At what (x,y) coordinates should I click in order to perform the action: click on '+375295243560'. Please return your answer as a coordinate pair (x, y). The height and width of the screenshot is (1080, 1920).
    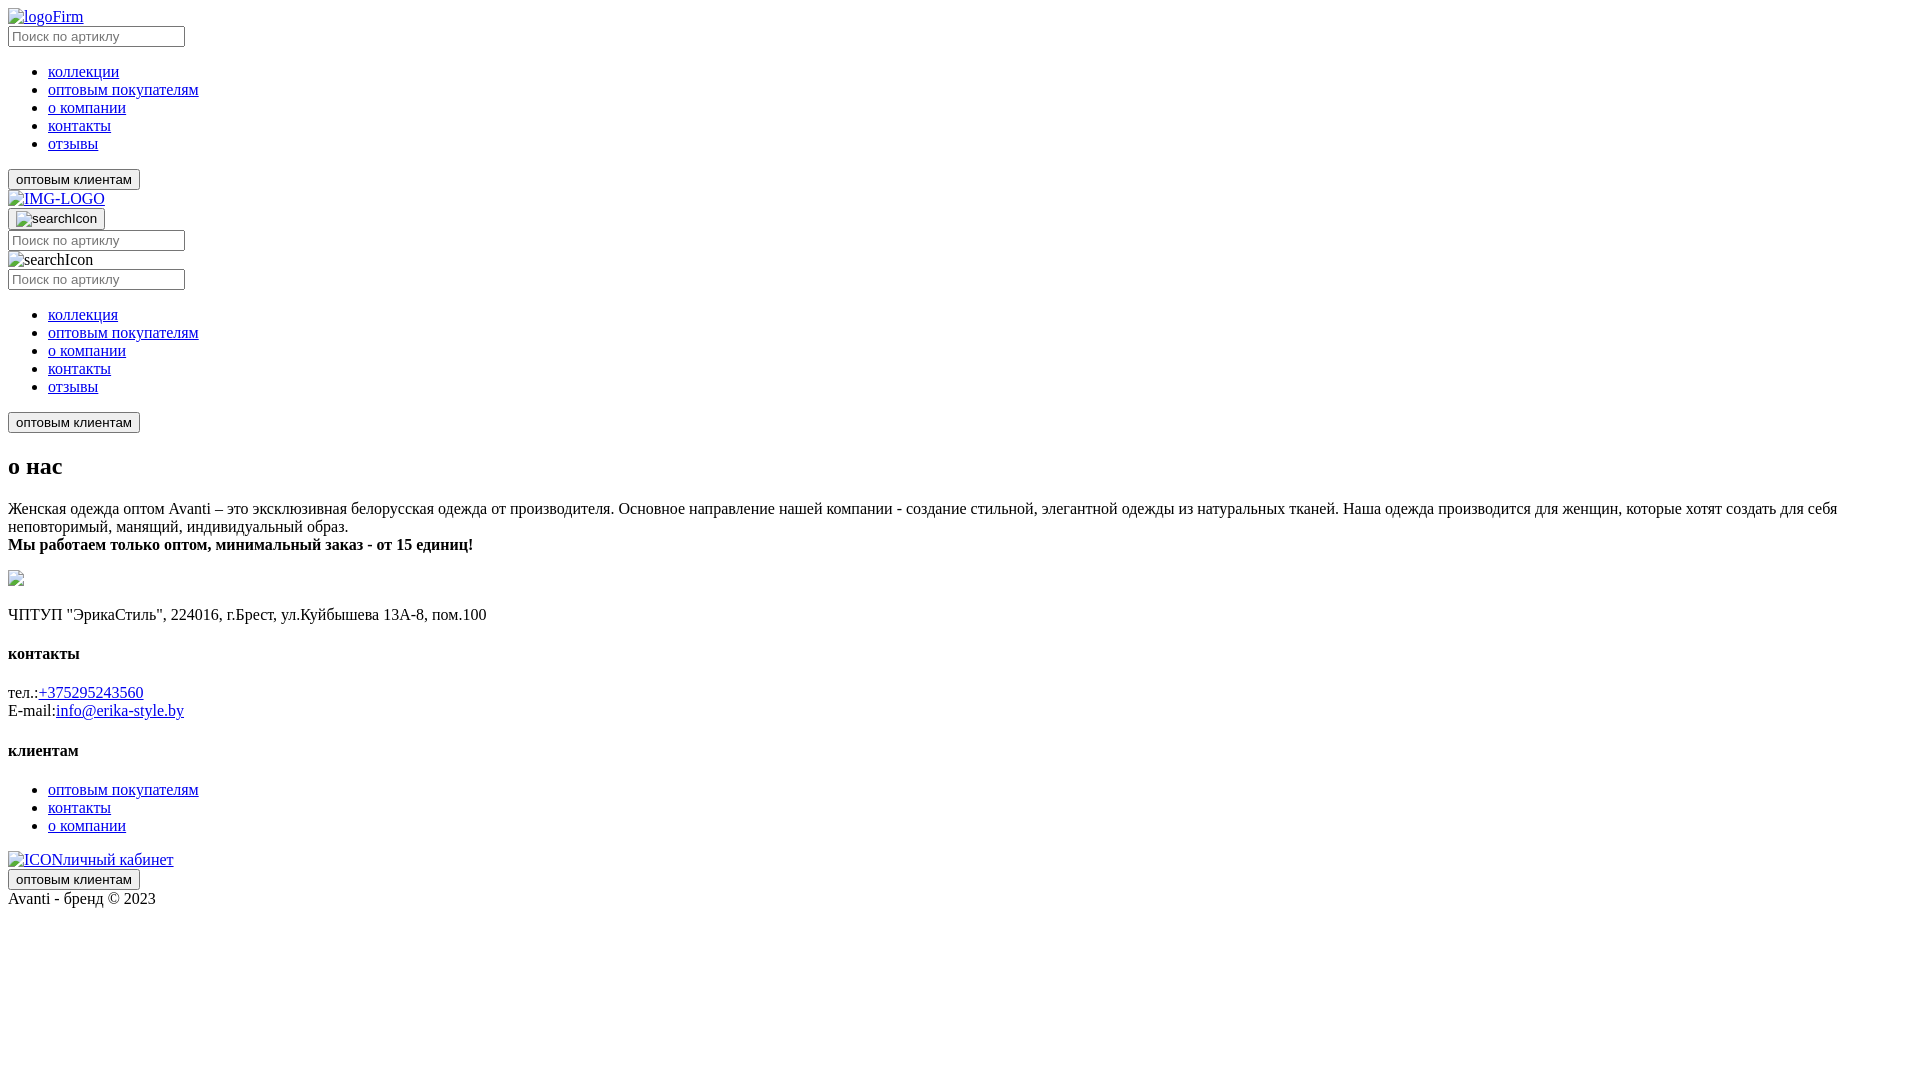
    Looking at the image, I should click on (38, 691).